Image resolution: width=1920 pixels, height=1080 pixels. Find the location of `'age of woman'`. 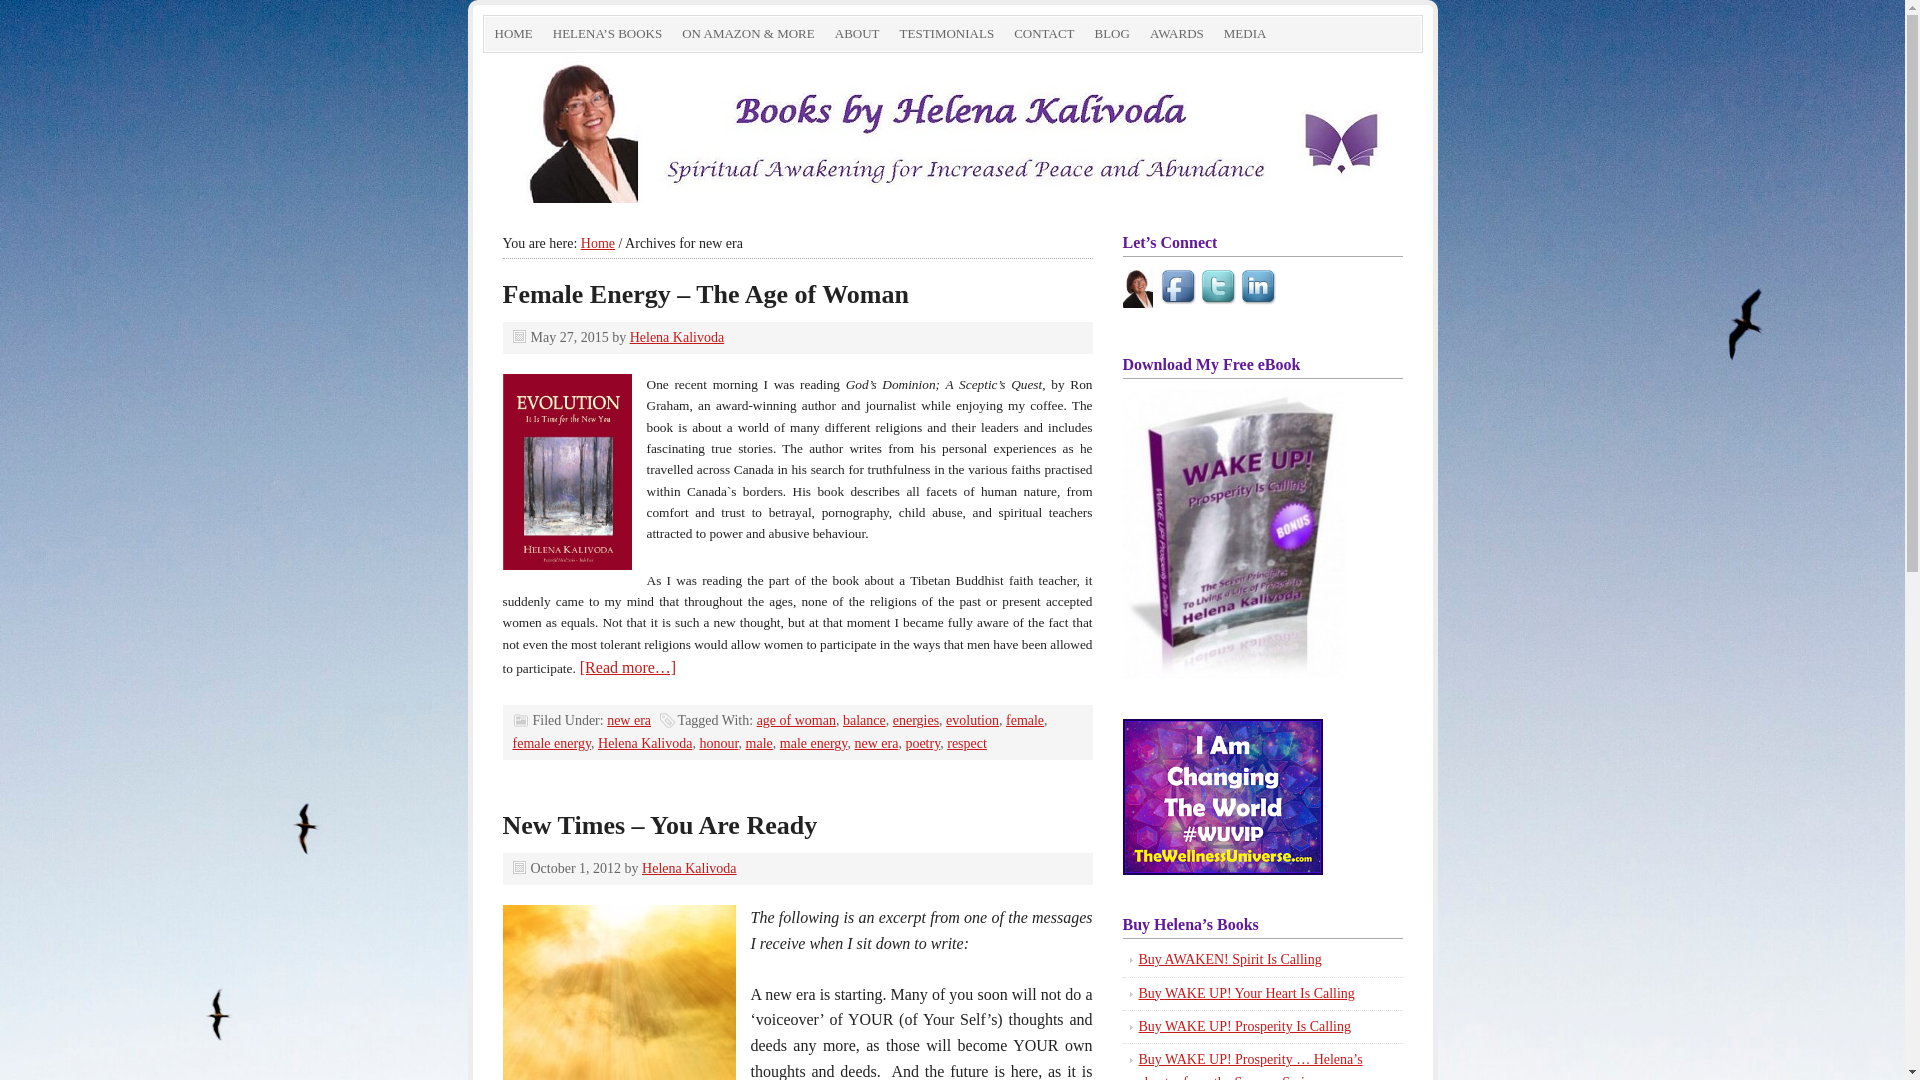

'age of woman' is located at coordinates (795, 720).